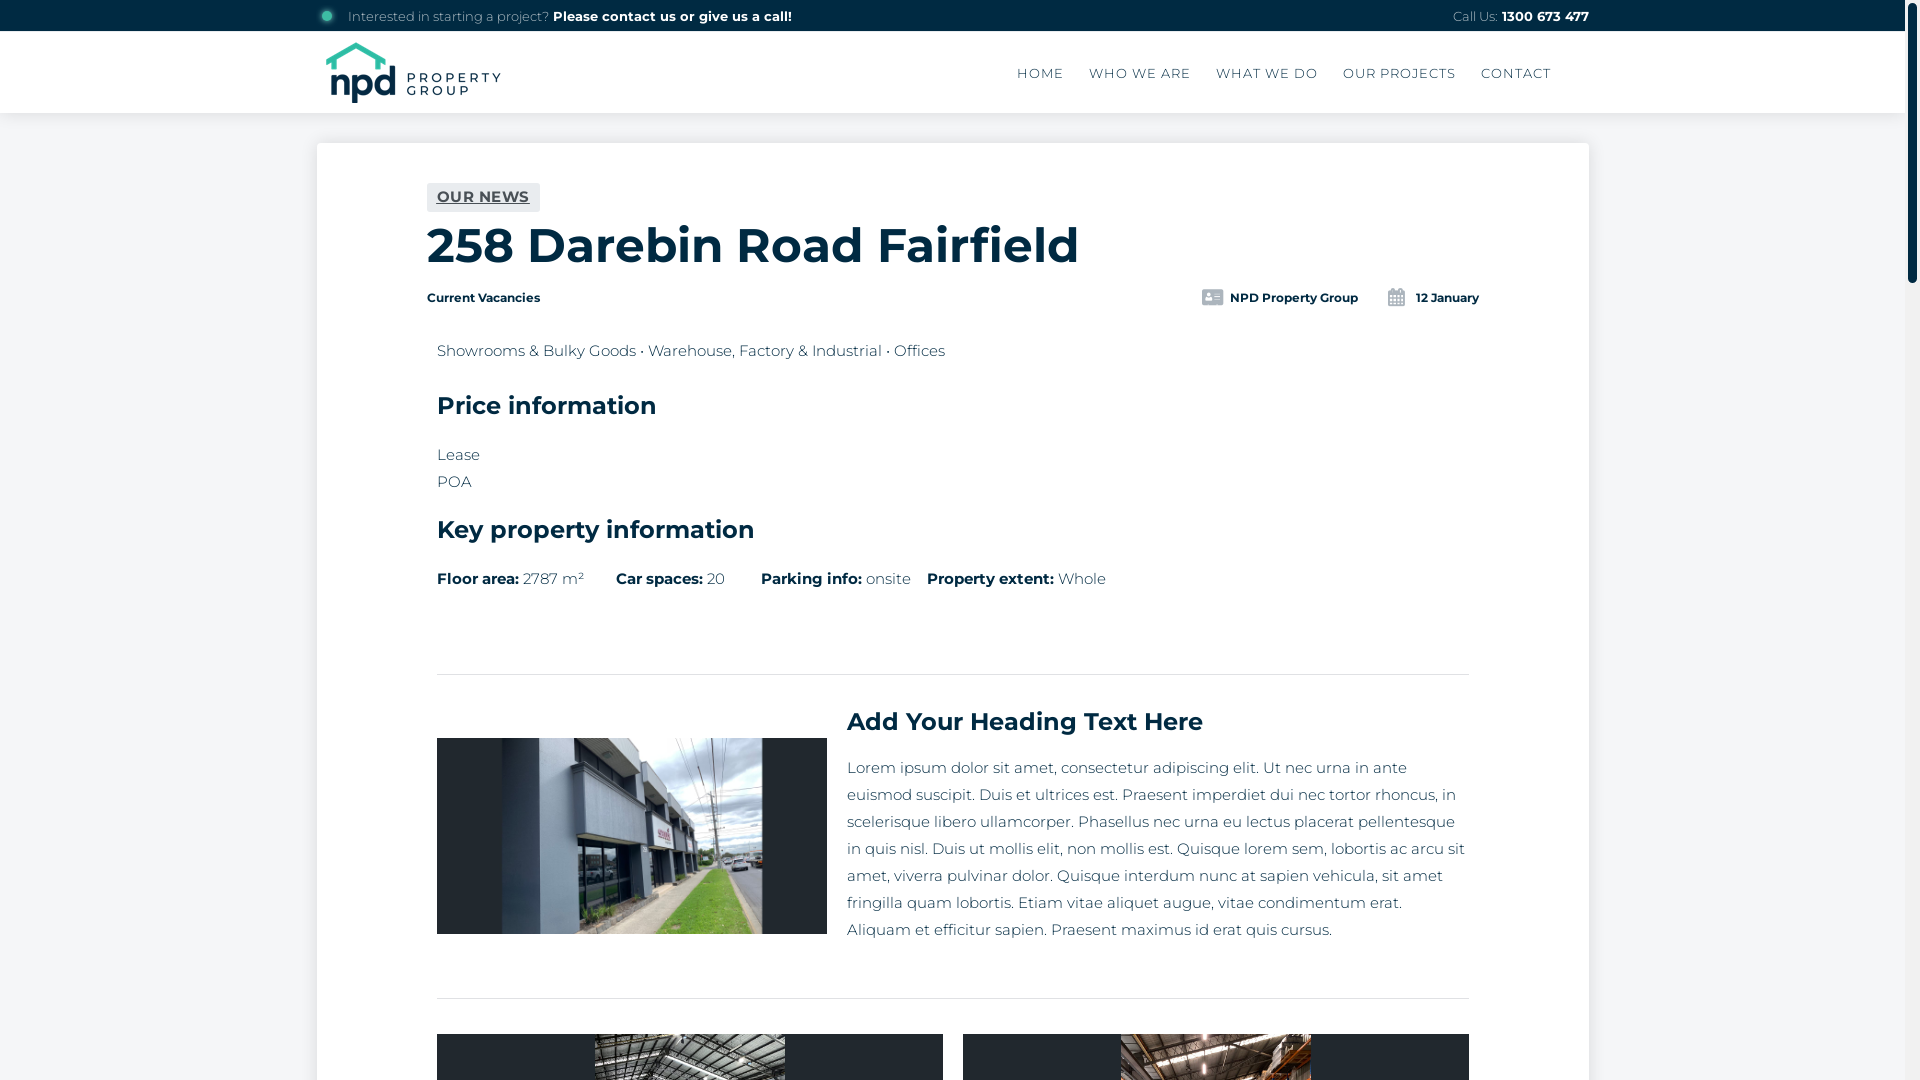  I want to click on 'Call Us: 1300 673 477', so click(1520, 15).